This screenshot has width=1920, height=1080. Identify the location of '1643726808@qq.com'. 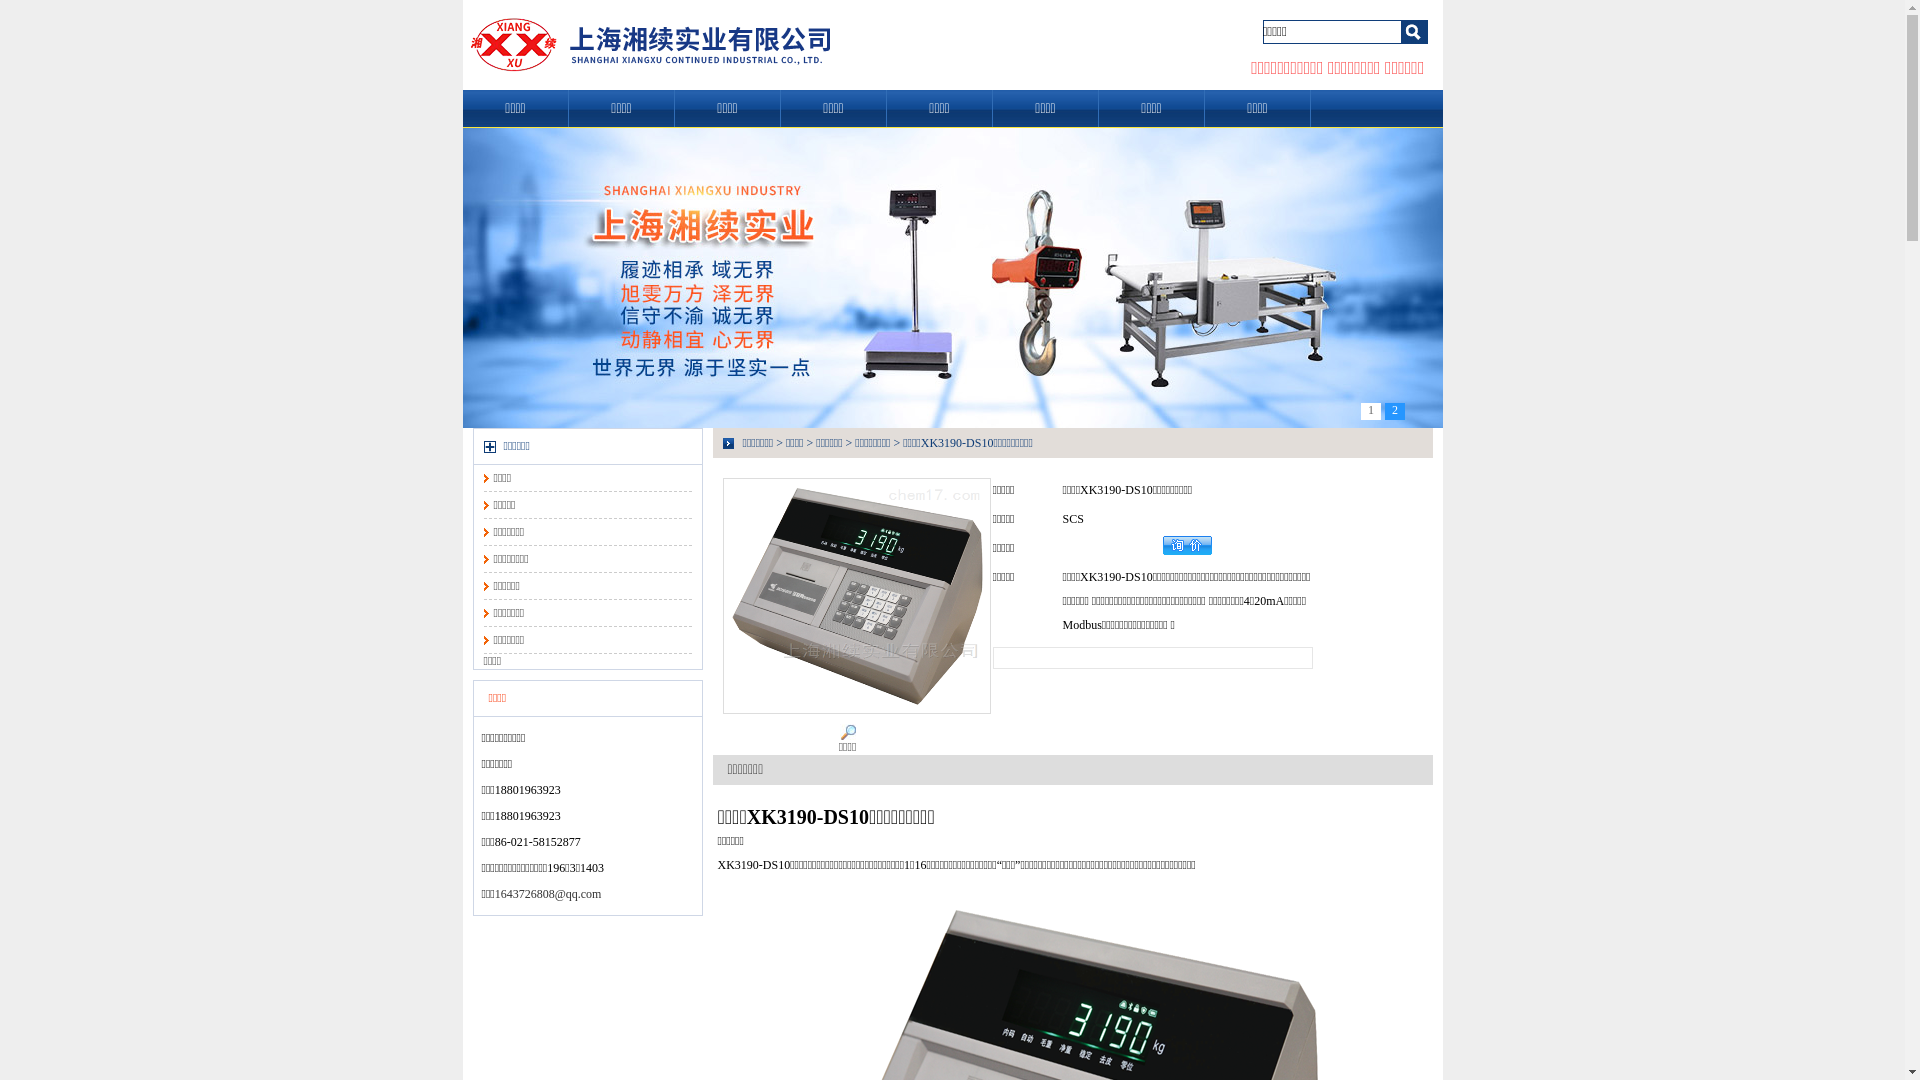
(494, 893).